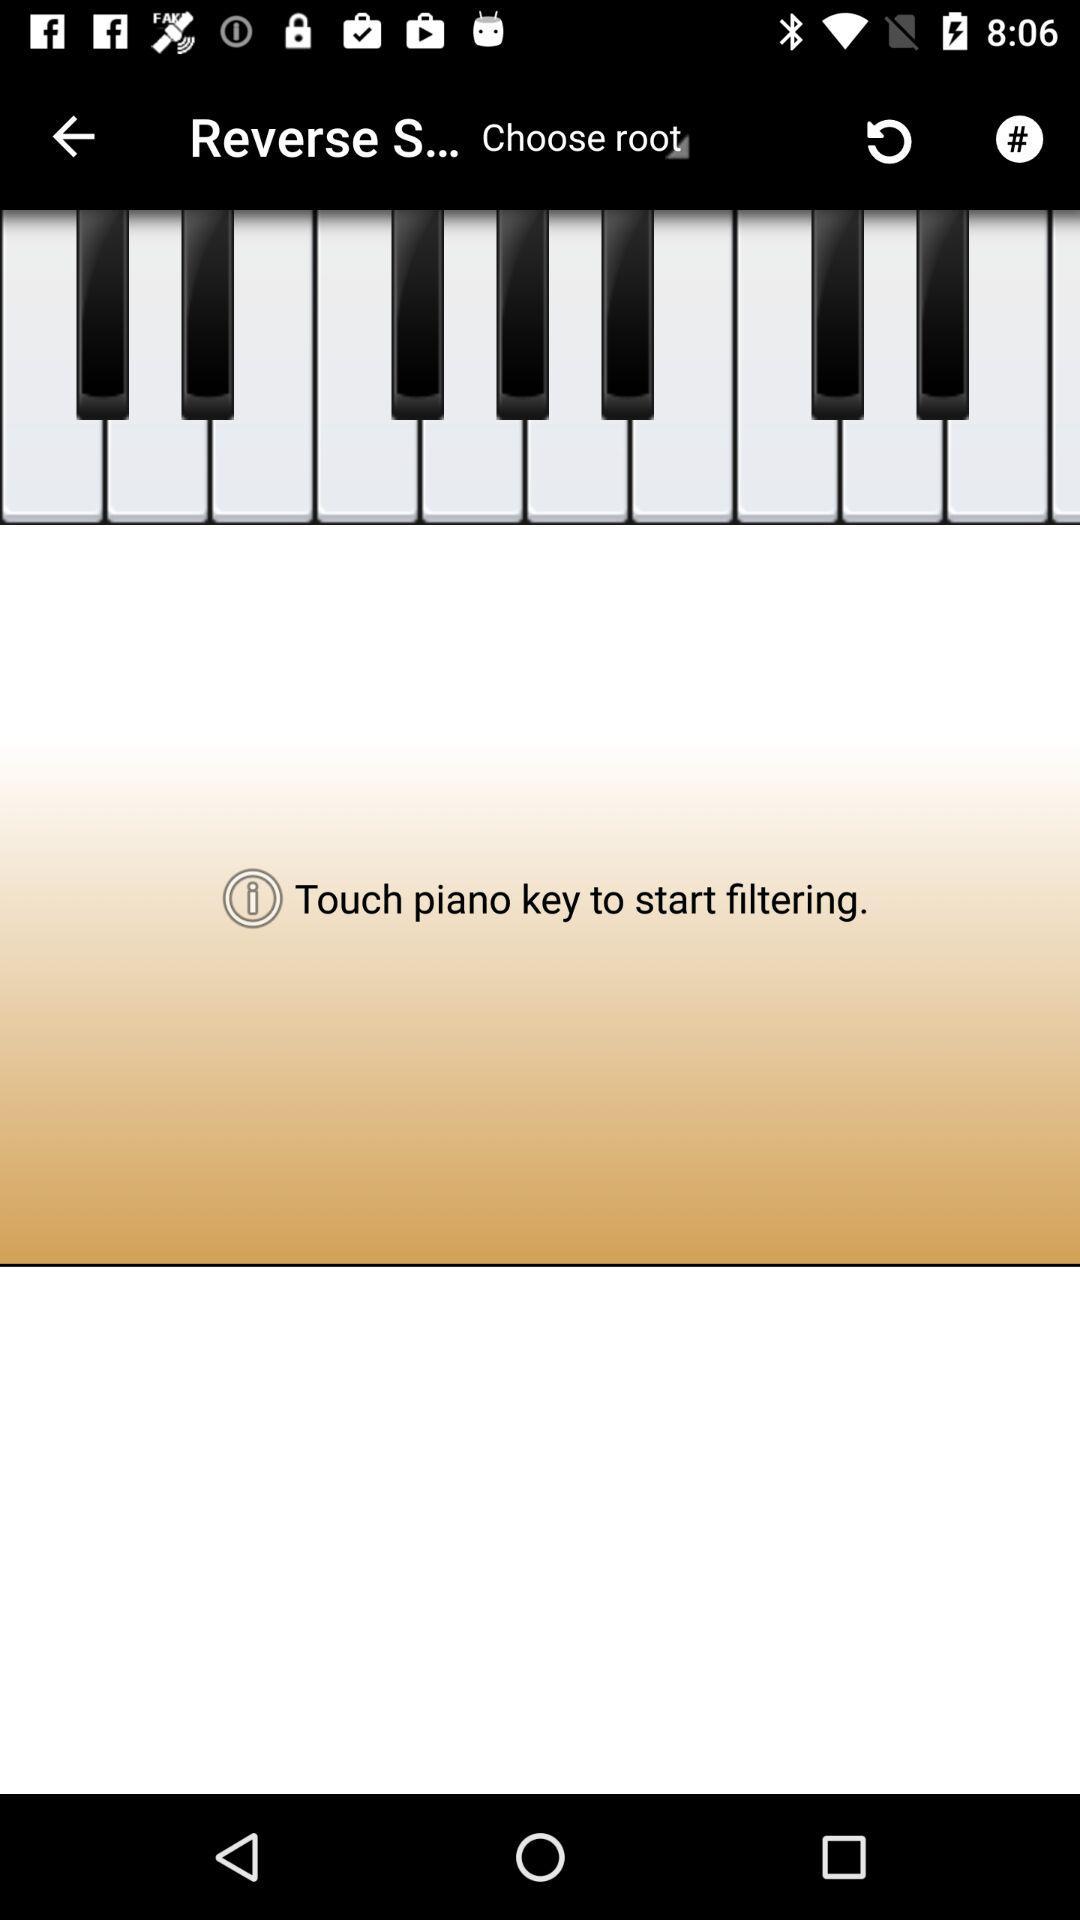 This screenshot has height=1920, width=1080. Describe the element at coordinates (367, 367) in the screenshot. I see `piano` at that location.